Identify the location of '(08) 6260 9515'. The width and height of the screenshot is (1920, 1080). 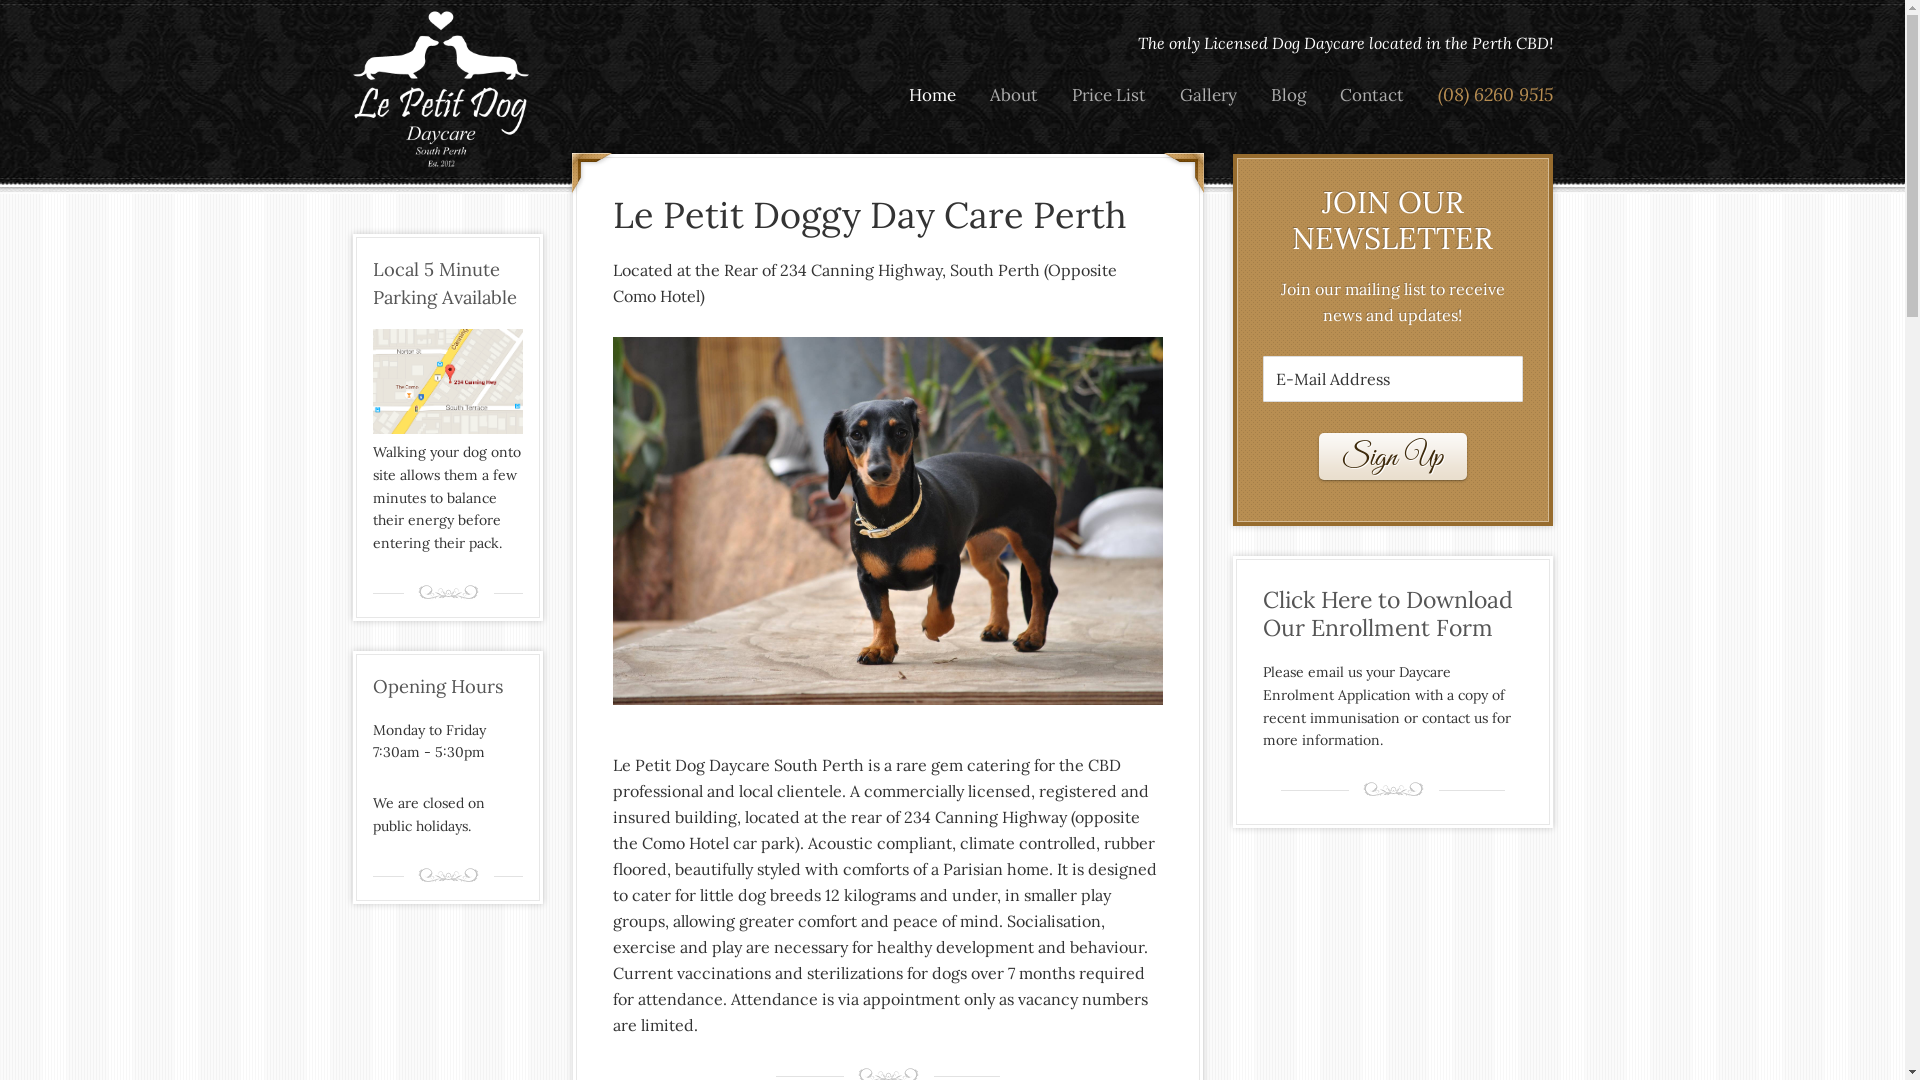
(1487, 95).